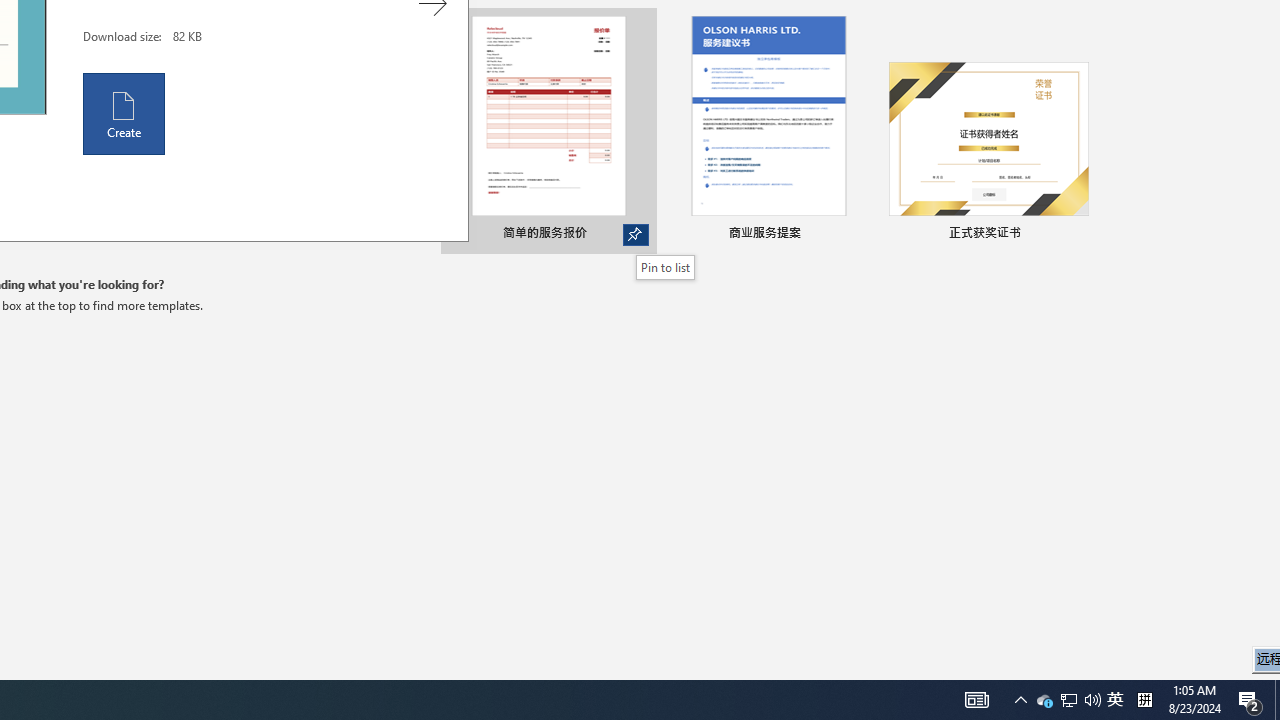  I want to click on 'Pin to list', so click(665, 266).